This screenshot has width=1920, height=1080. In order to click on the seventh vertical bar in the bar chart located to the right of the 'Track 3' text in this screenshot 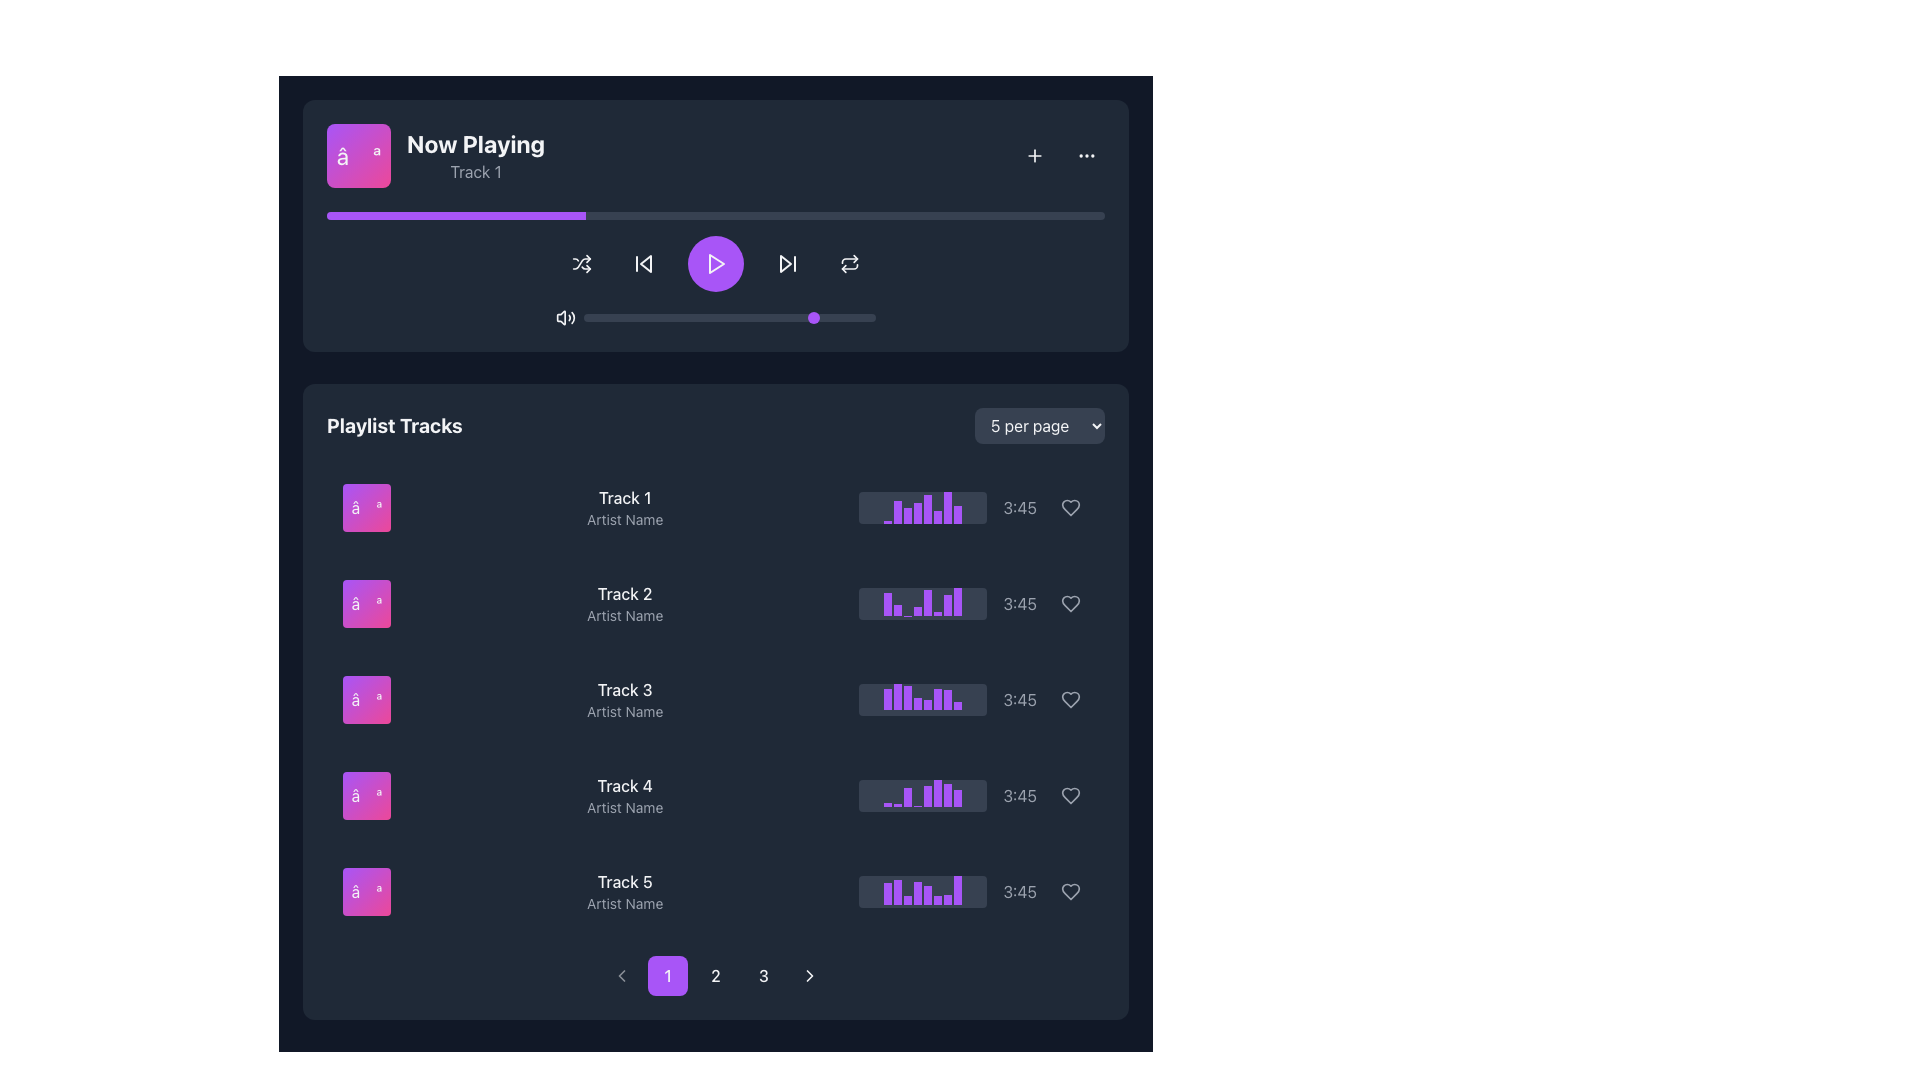, I will do `click(947, 699)`.